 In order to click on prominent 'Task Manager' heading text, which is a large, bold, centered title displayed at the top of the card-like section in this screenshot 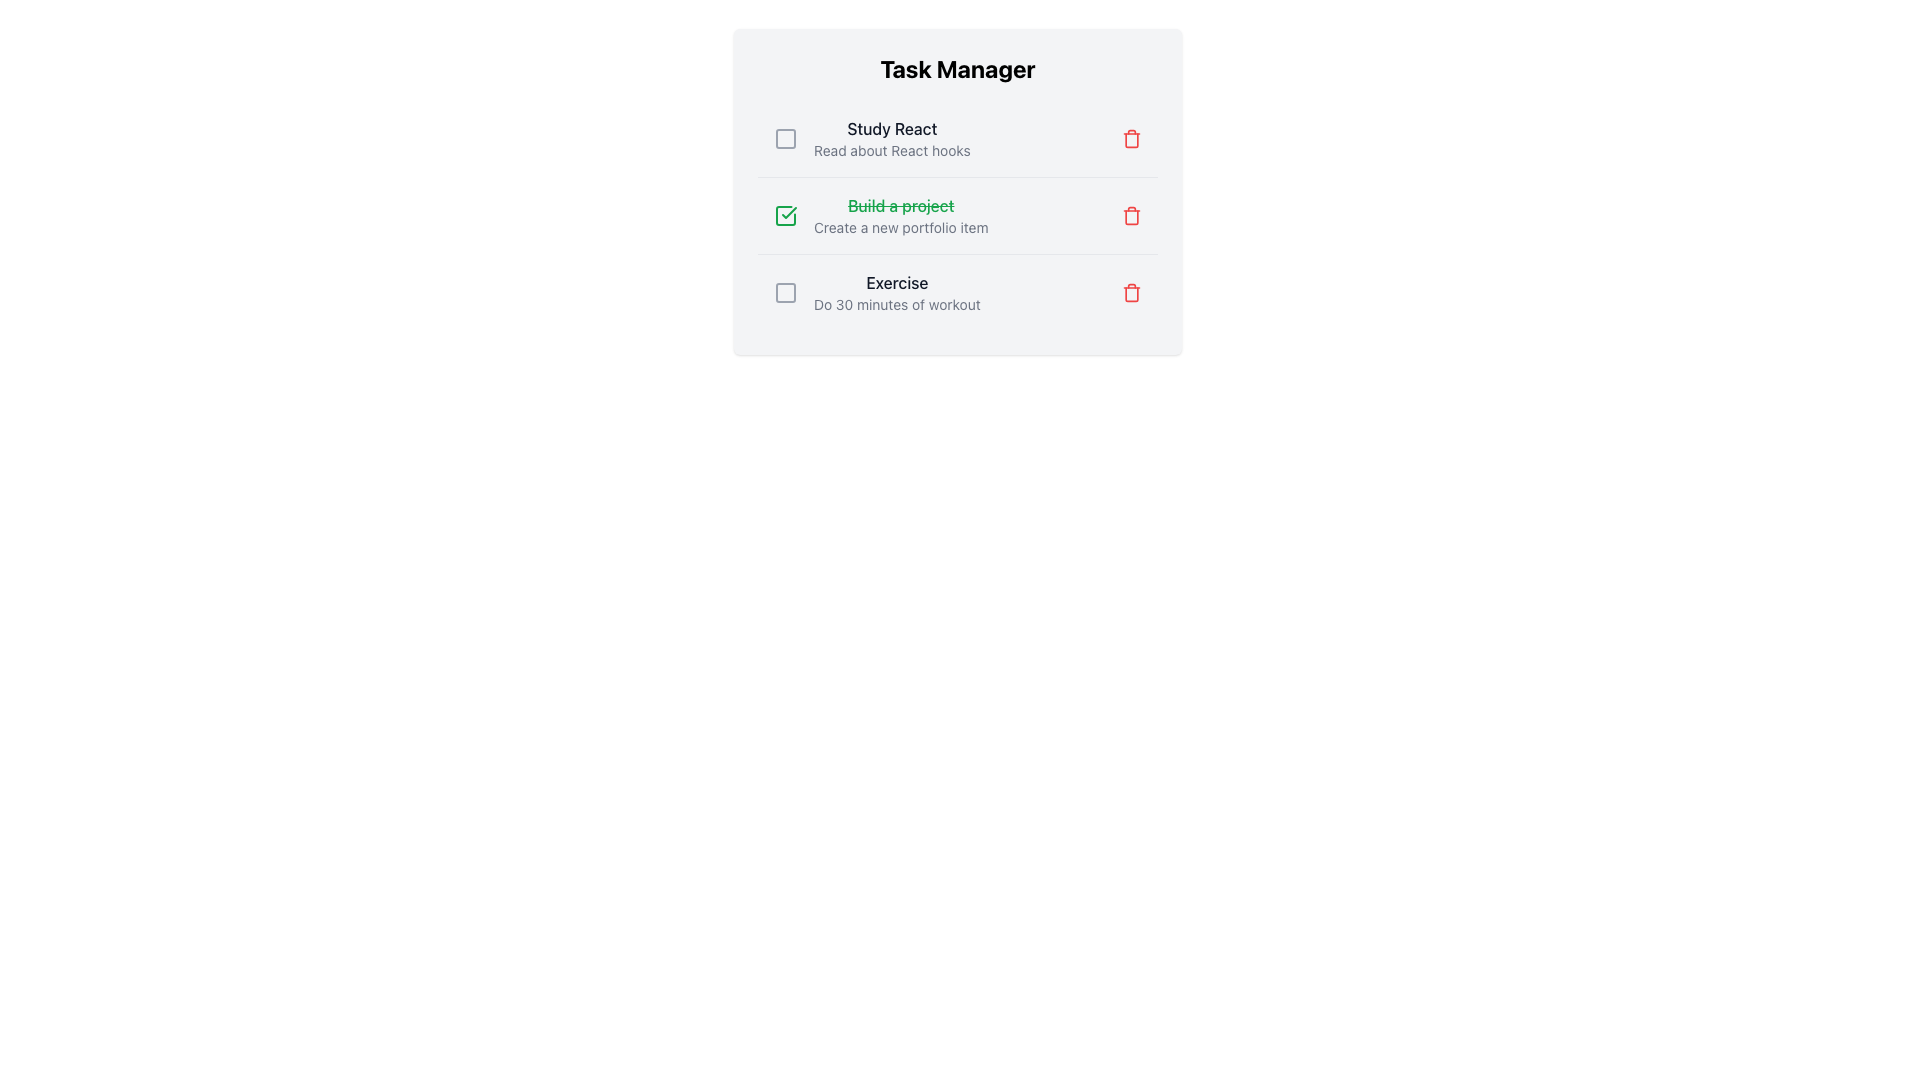, I will do `click(957, 68)`.